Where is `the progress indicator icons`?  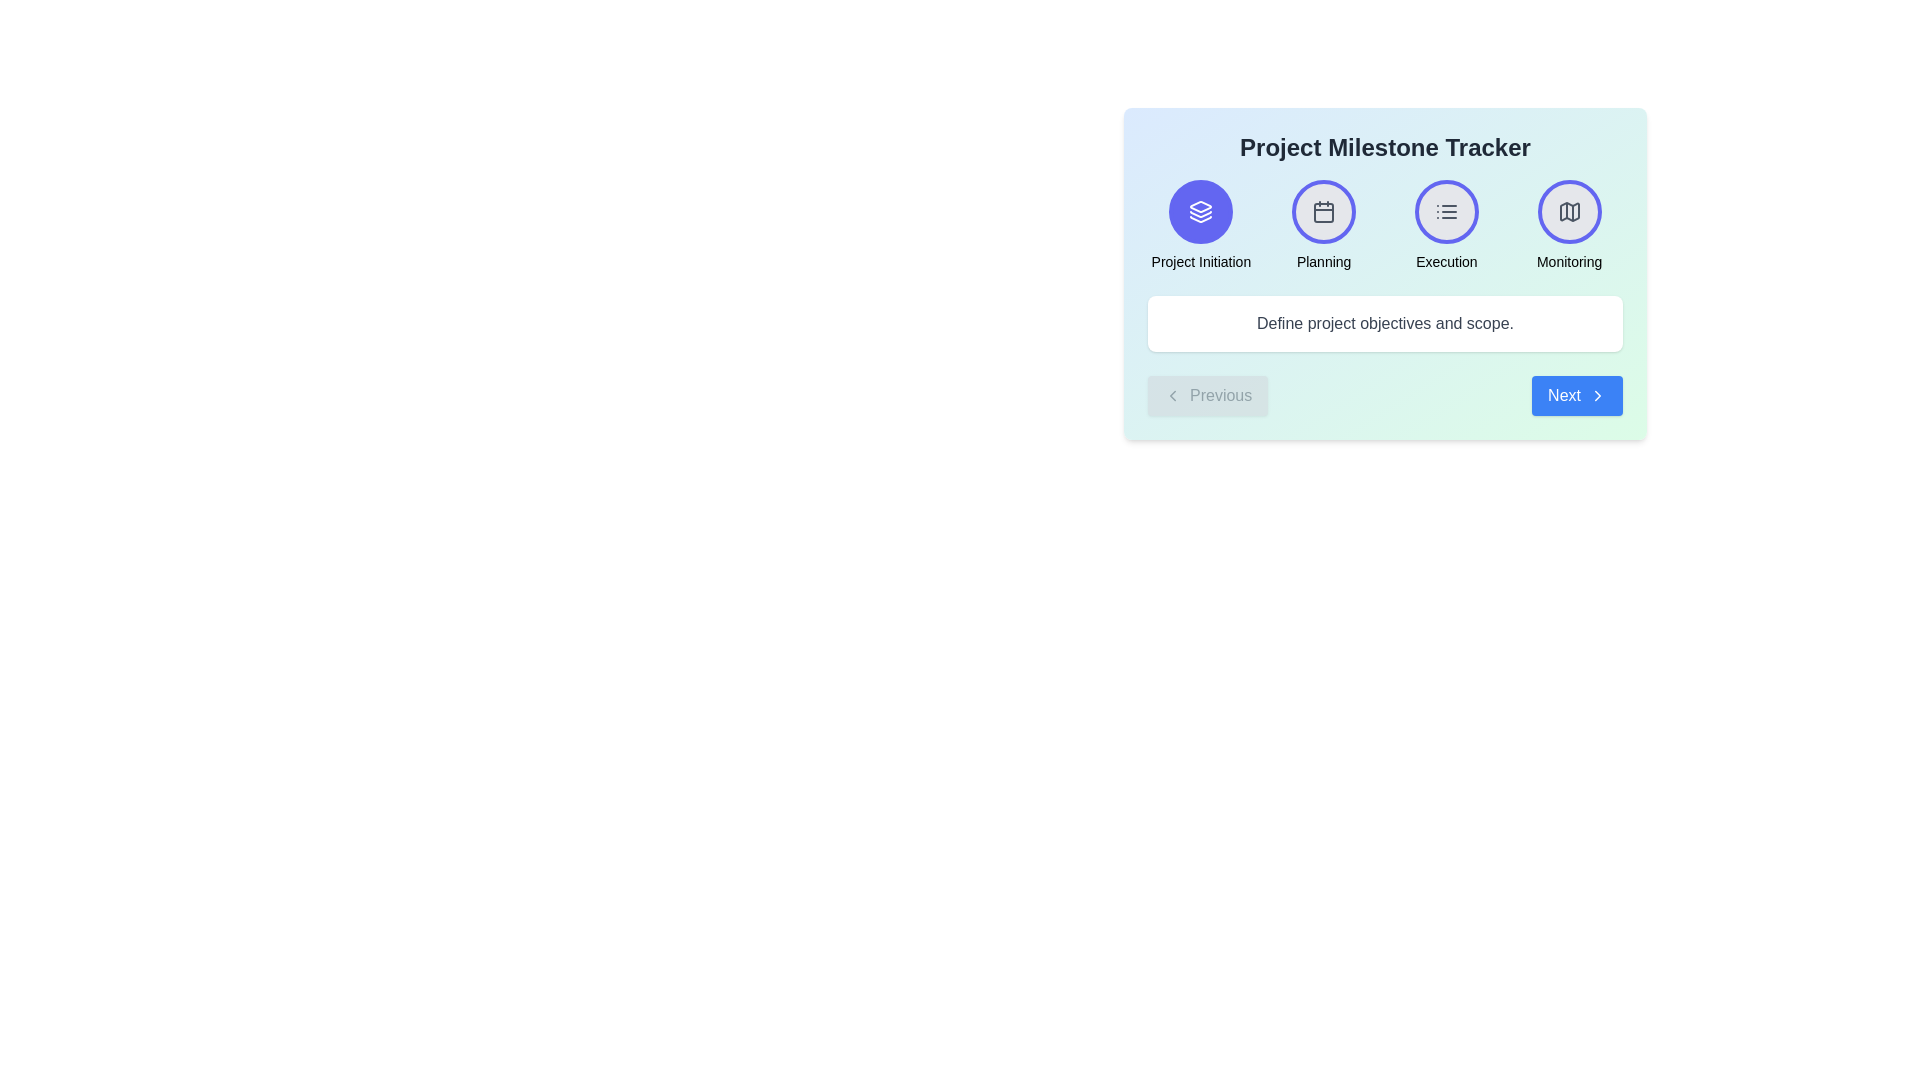
the progress indicator icons is located at coordinates (1384, 225).